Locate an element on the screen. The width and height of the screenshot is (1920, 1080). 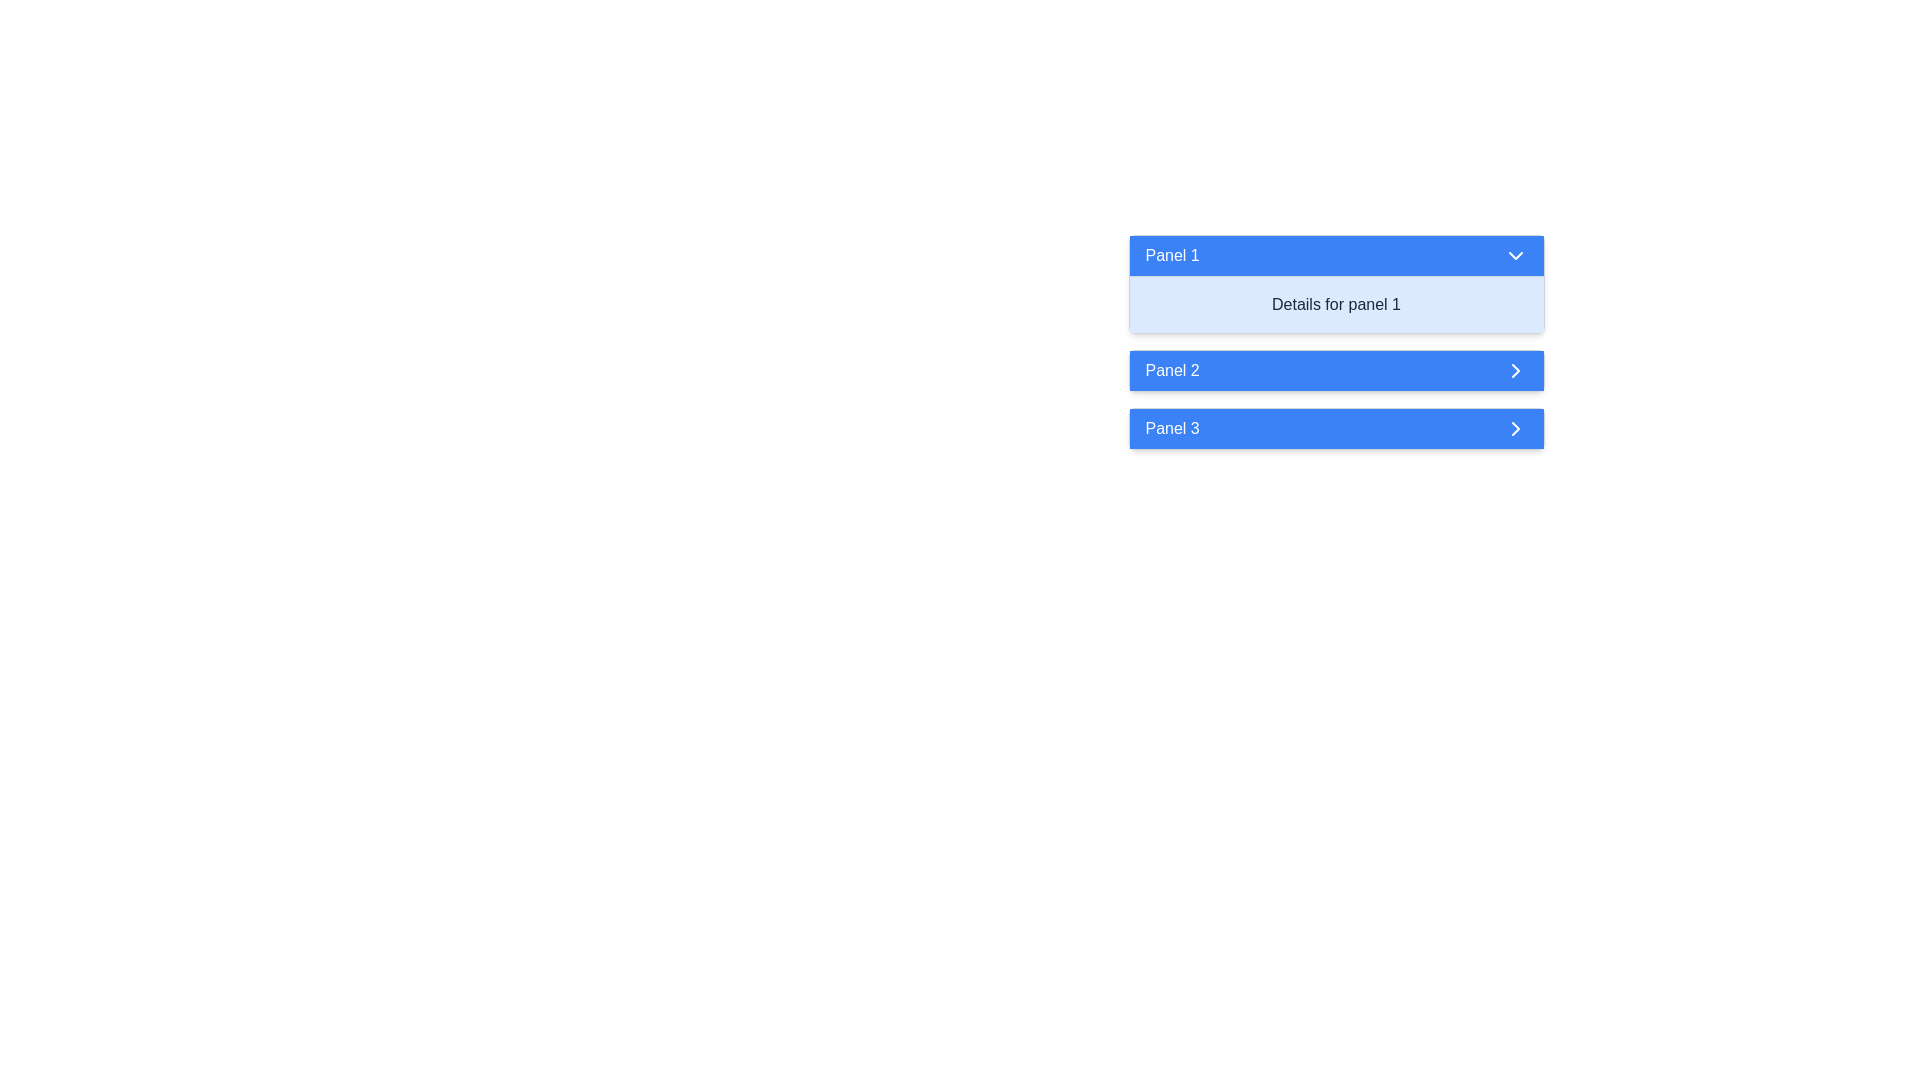
the Label displaying 'Panel 1' in white font against a blue background, located on the left side of the blue panel header is located at coordinates (1172, 254).